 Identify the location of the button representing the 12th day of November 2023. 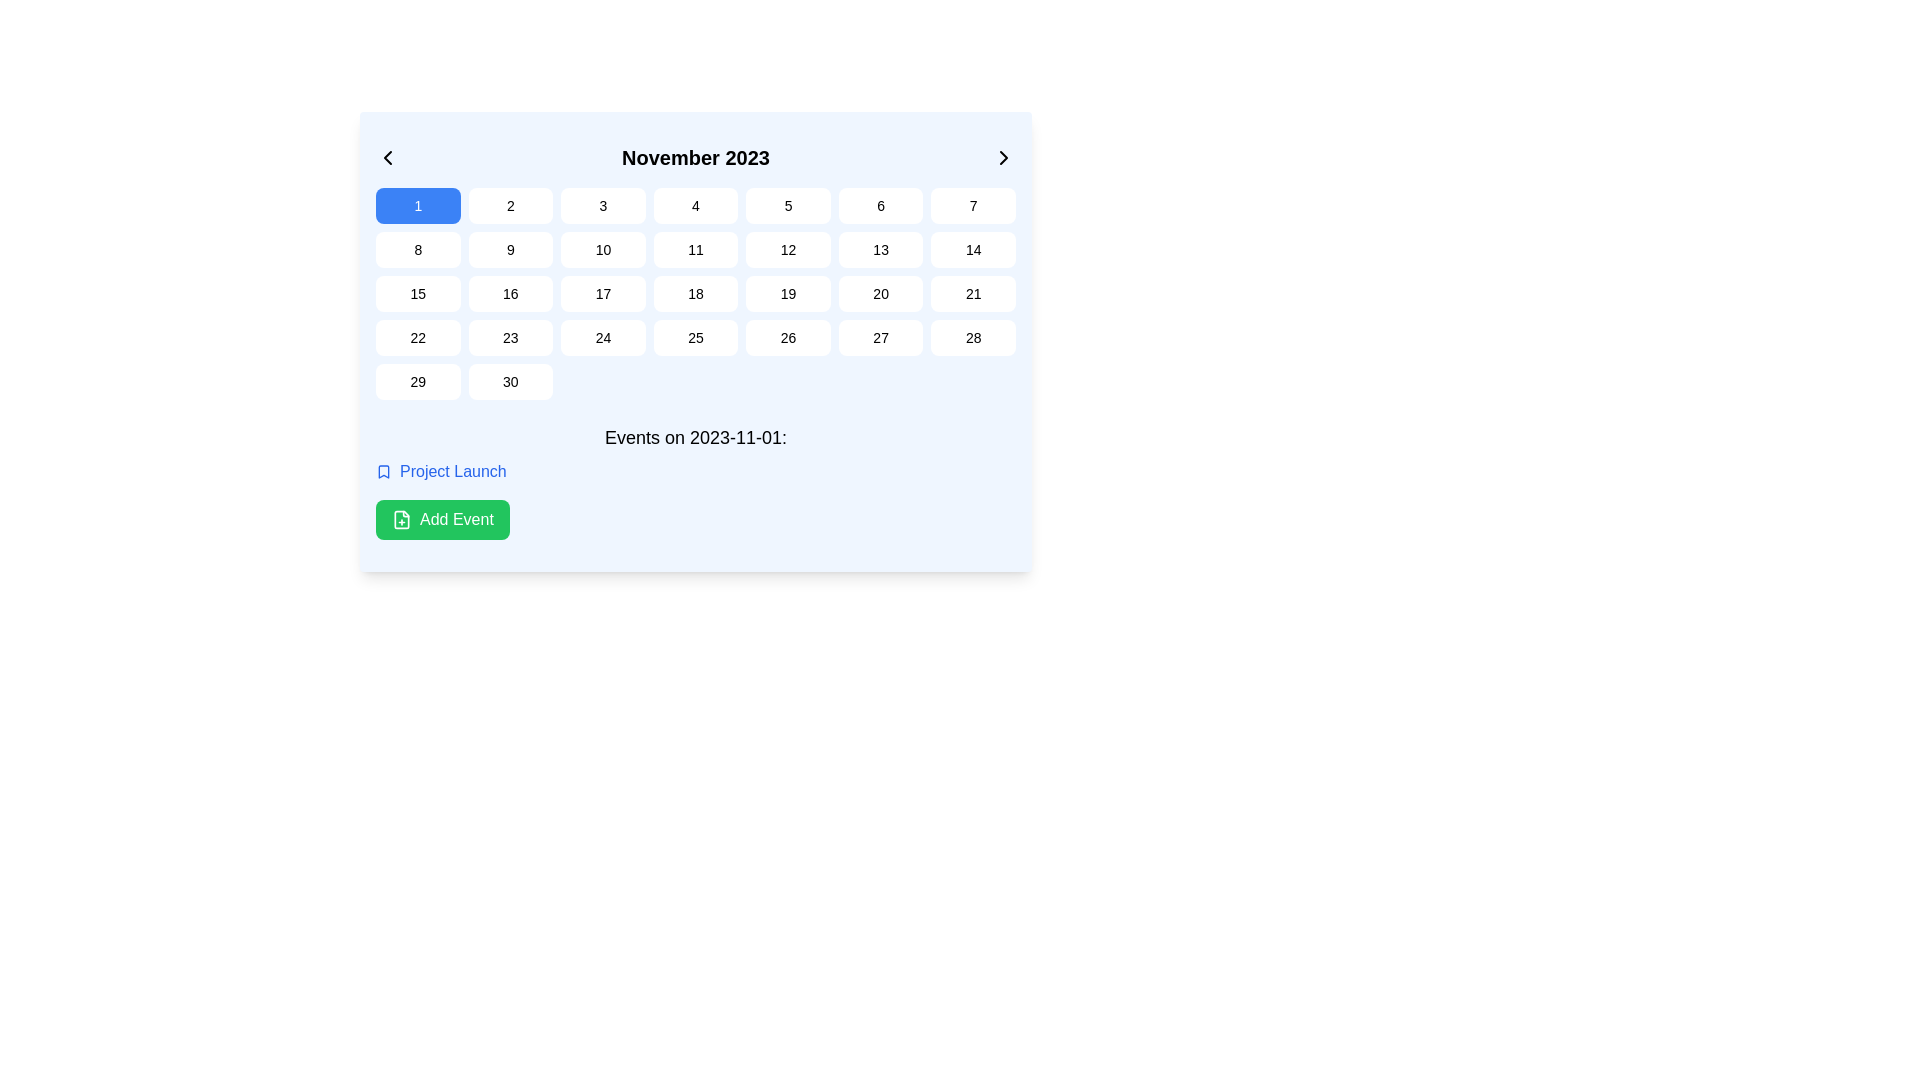
(787, 249).